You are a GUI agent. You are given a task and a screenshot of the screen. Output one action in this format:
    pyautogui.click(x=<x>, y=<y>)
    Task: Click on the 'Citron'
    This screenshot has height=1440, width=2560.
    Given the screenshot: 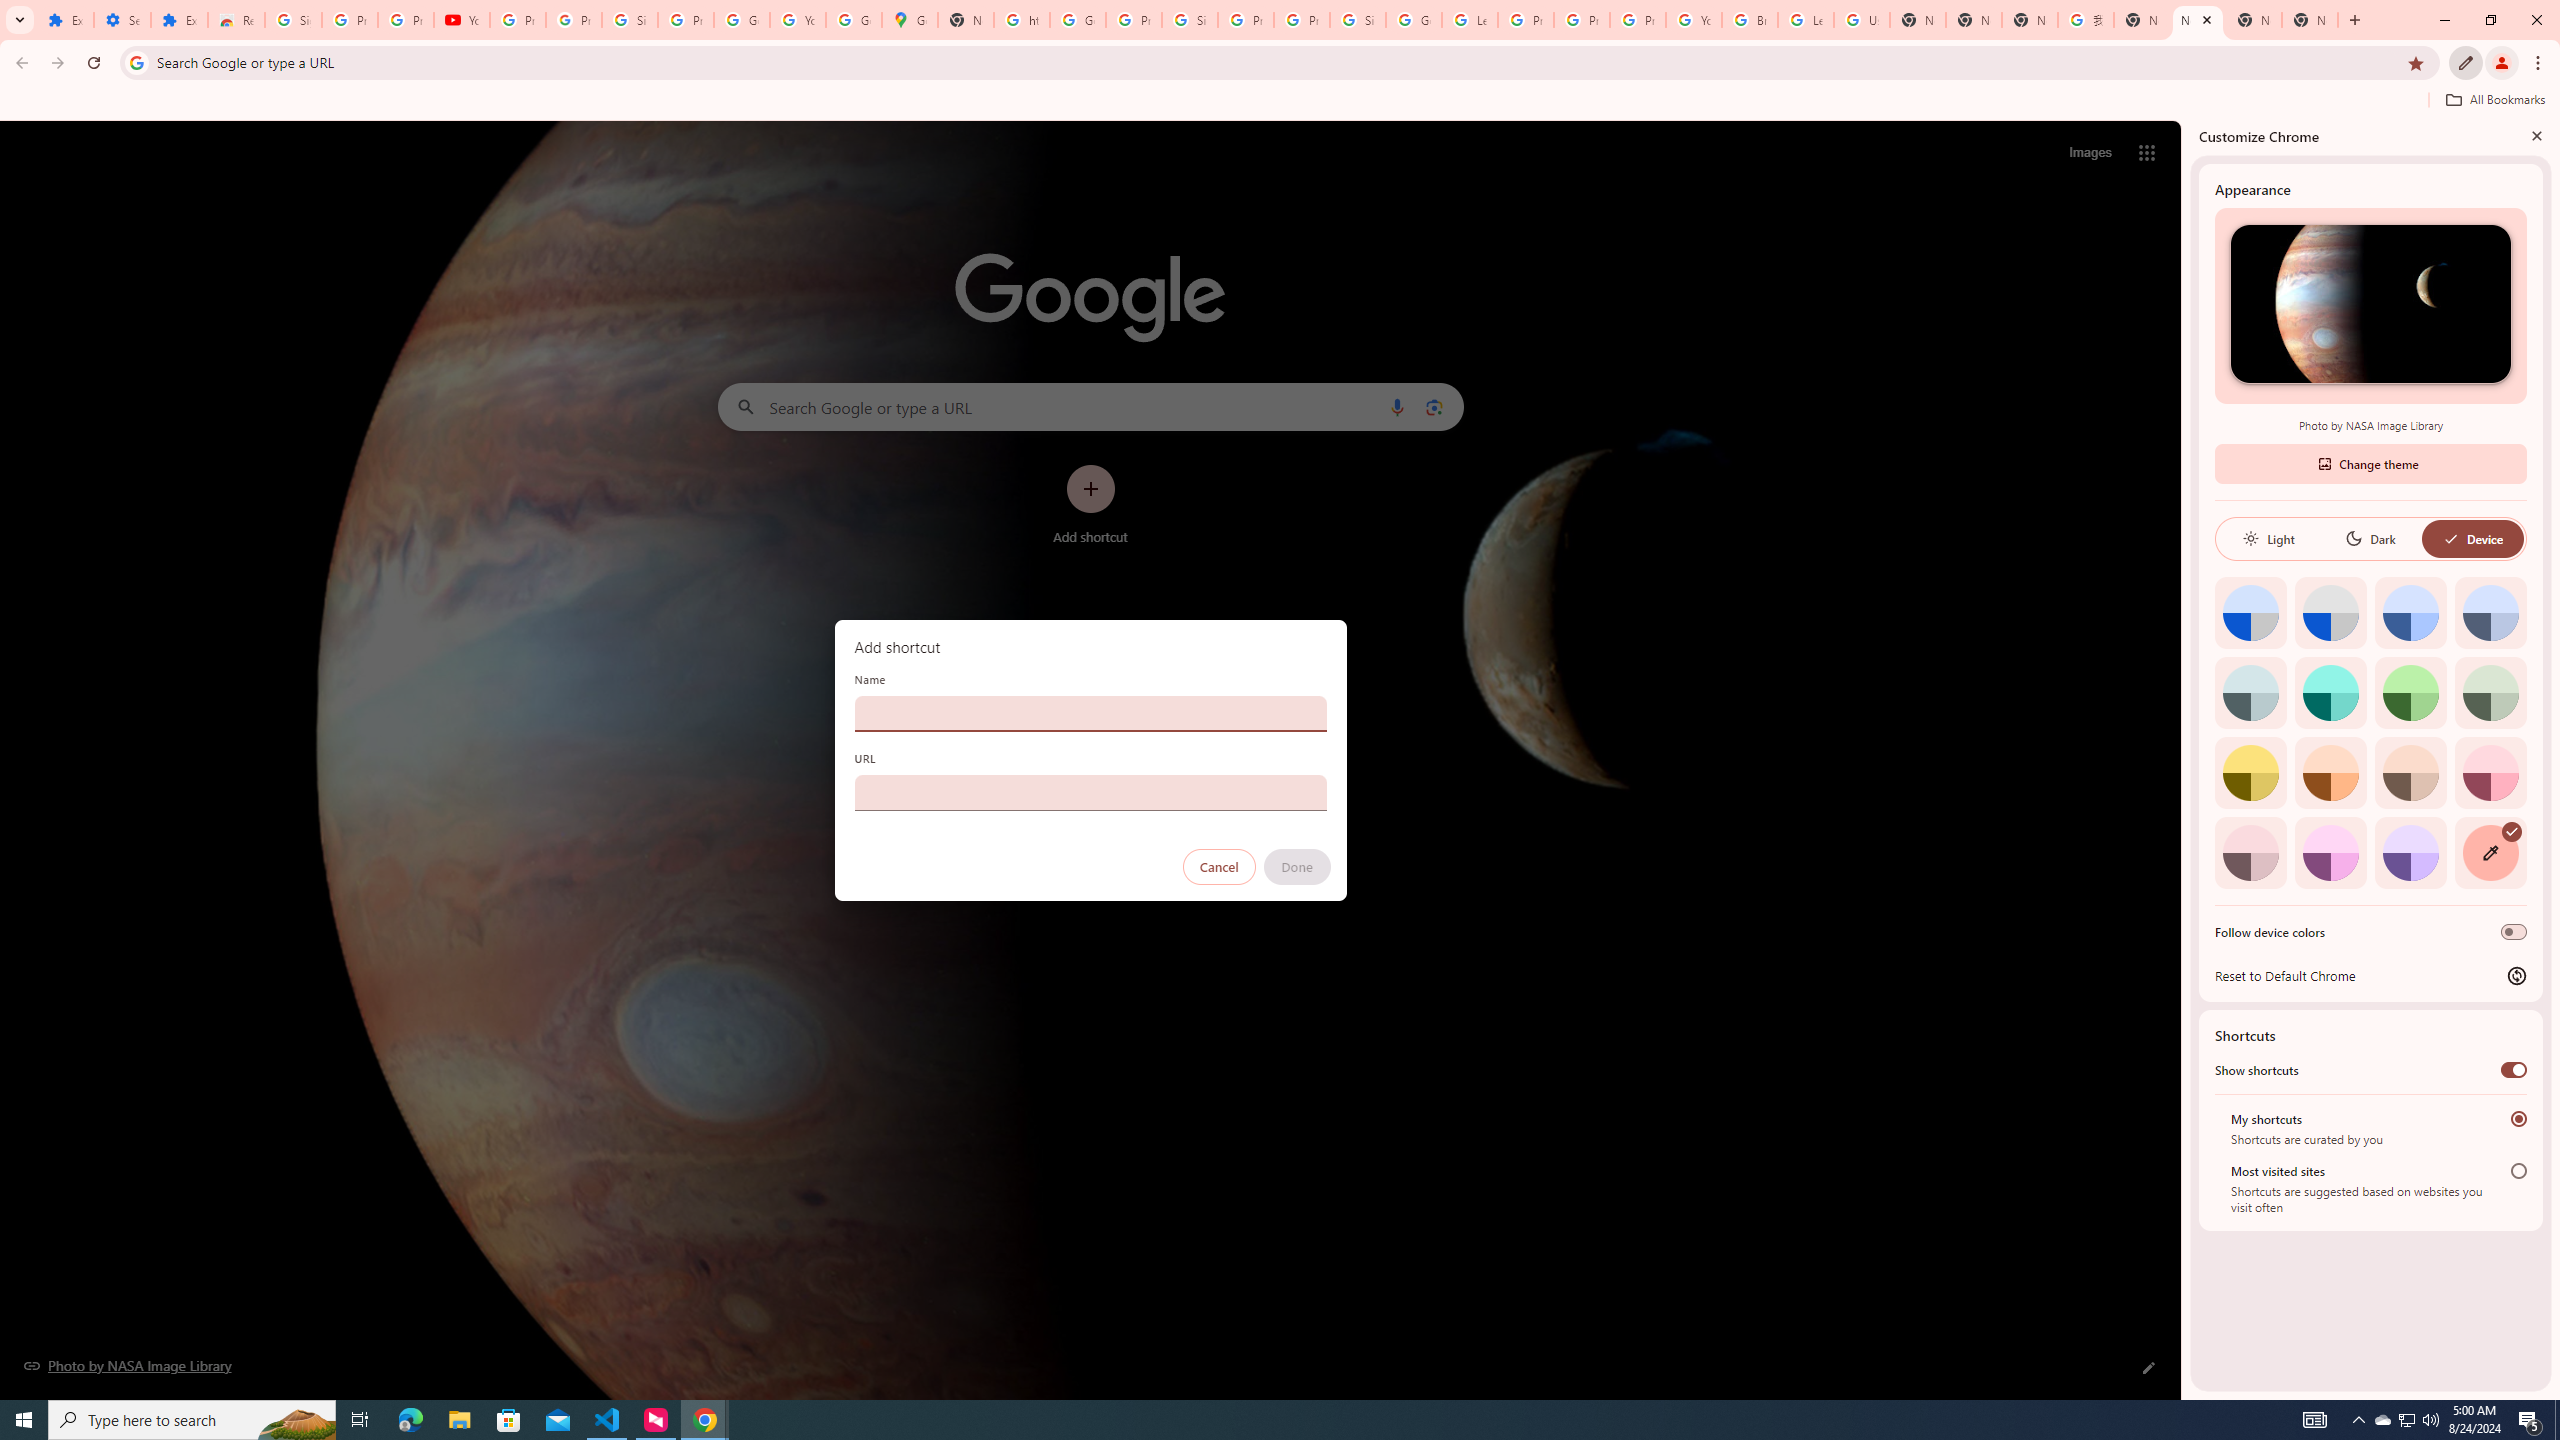 What is the action you would take?
    pyautogui.click(x=2250, y=771)
    